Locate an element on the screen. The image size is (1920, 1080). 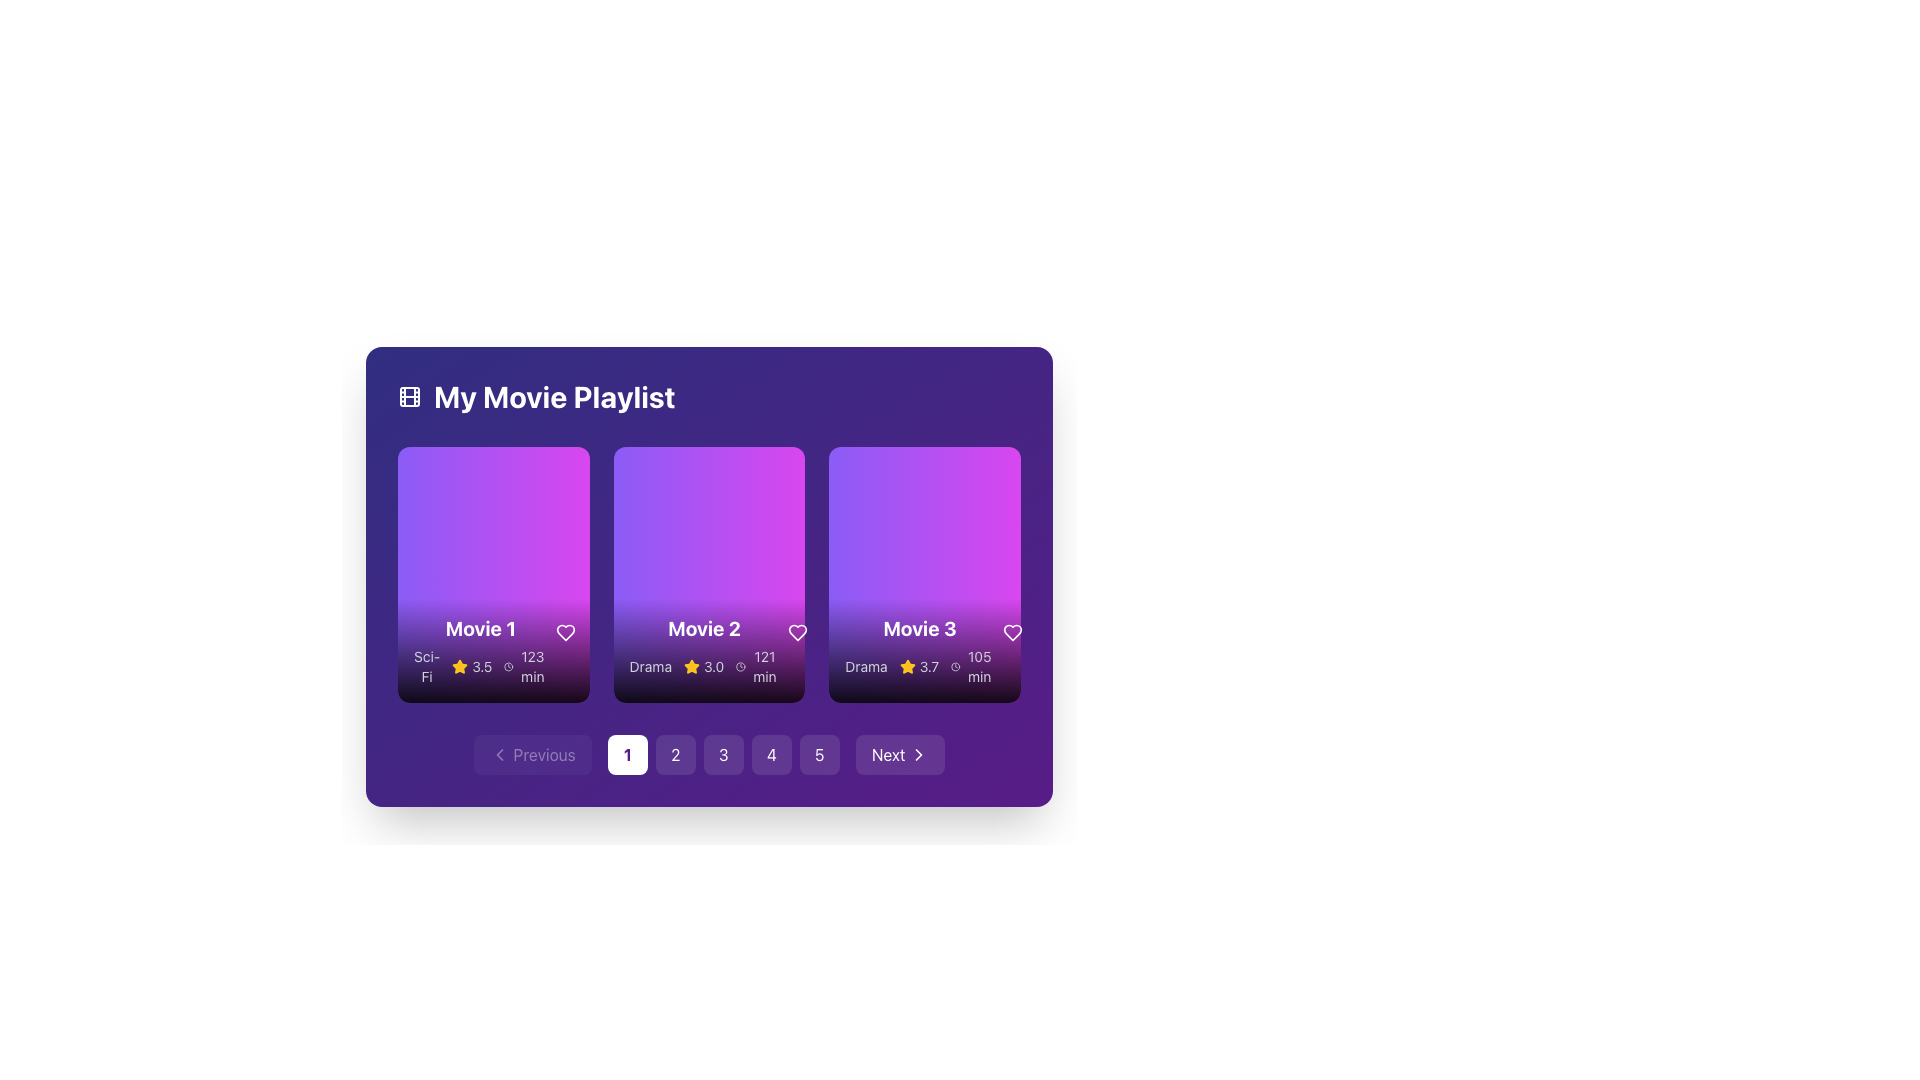
the third pagination button located at the bottom center of the interface is located at coordinates (722, 755).